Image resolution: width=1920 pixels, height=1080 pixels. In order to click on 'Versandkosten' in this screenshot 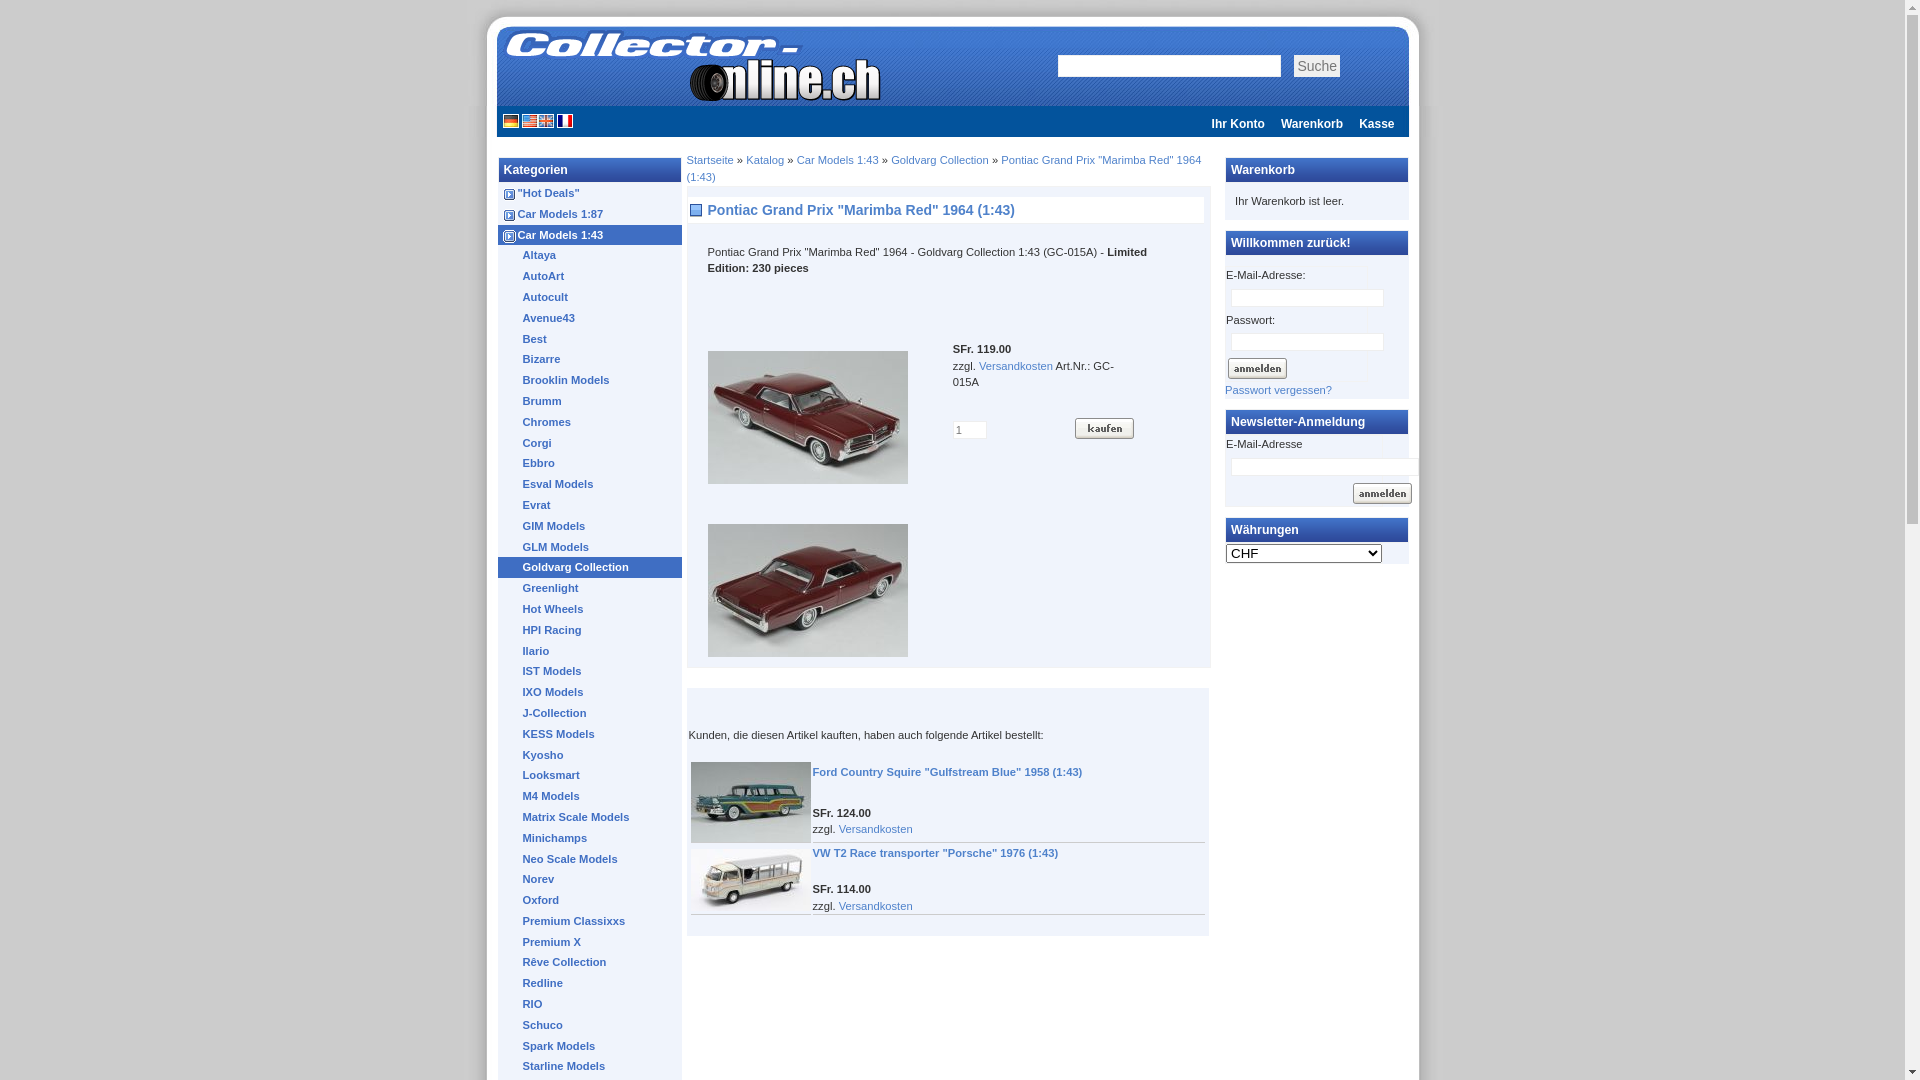, I will do `click(1016, 366)`.